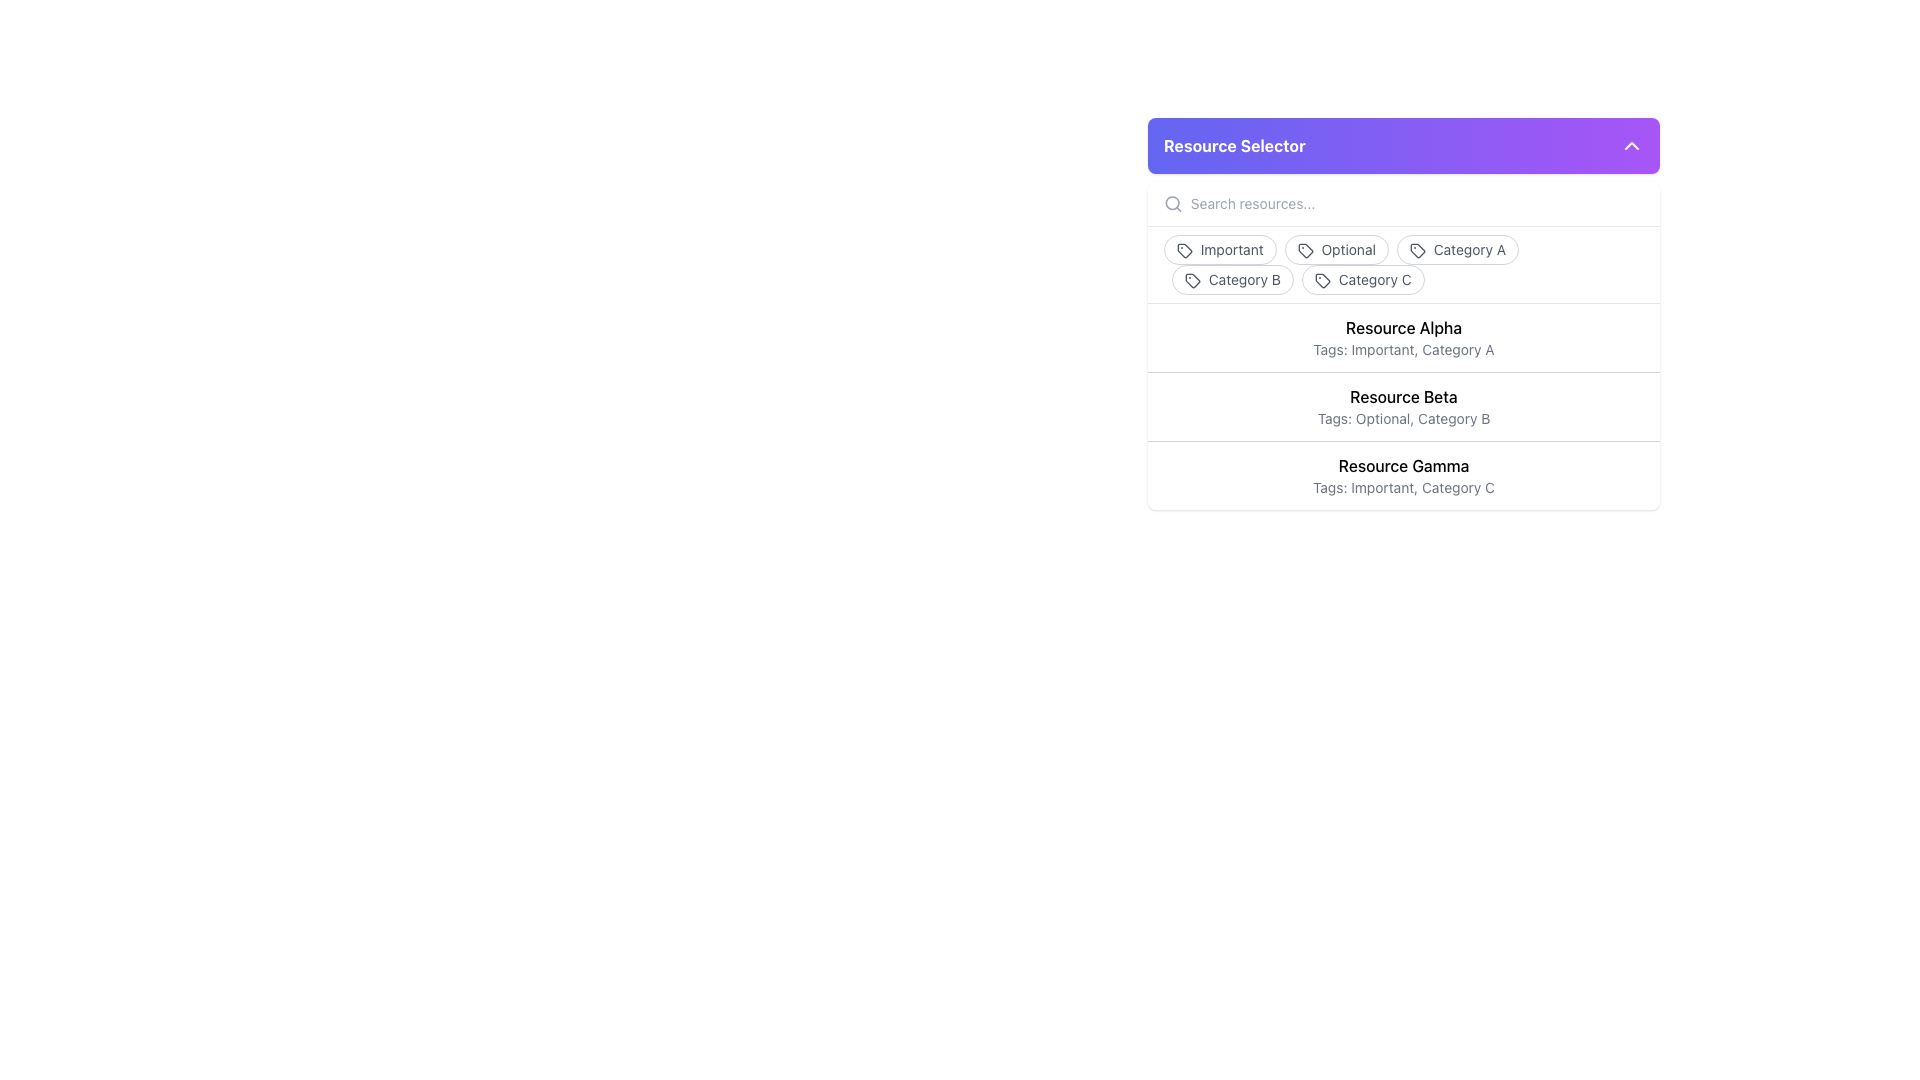  Describe the element at coordinates (1232, 280) in the screenshot. I see `the fourth button in the category tags located below the 'Resource Selector' header to trigger visual feedback` at that location.